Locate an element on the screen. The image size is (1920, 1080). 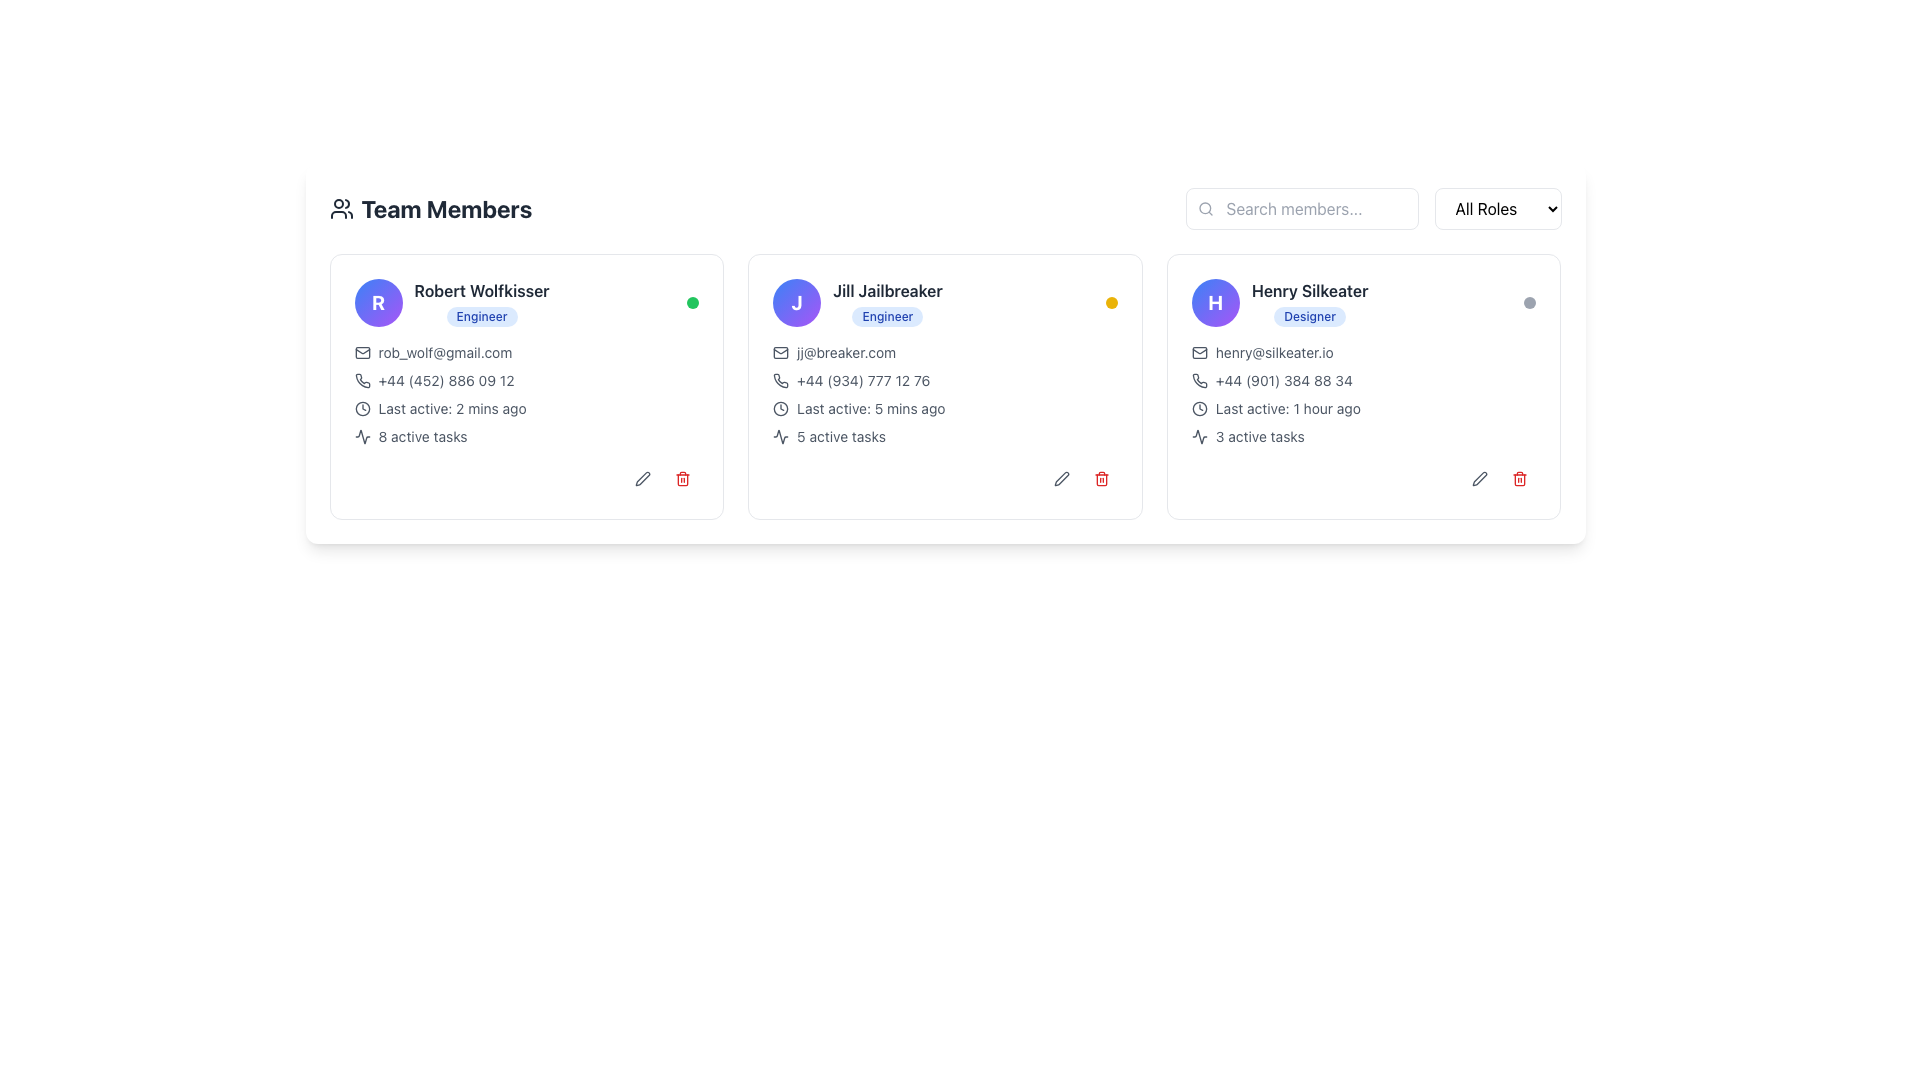
the phone number display for user 'Robert Wolfkisser' located in the center-left card of the 'Team Members' section, beneath the email 'rob_wolf@gmail.com' is located at coordinates (526, 381).